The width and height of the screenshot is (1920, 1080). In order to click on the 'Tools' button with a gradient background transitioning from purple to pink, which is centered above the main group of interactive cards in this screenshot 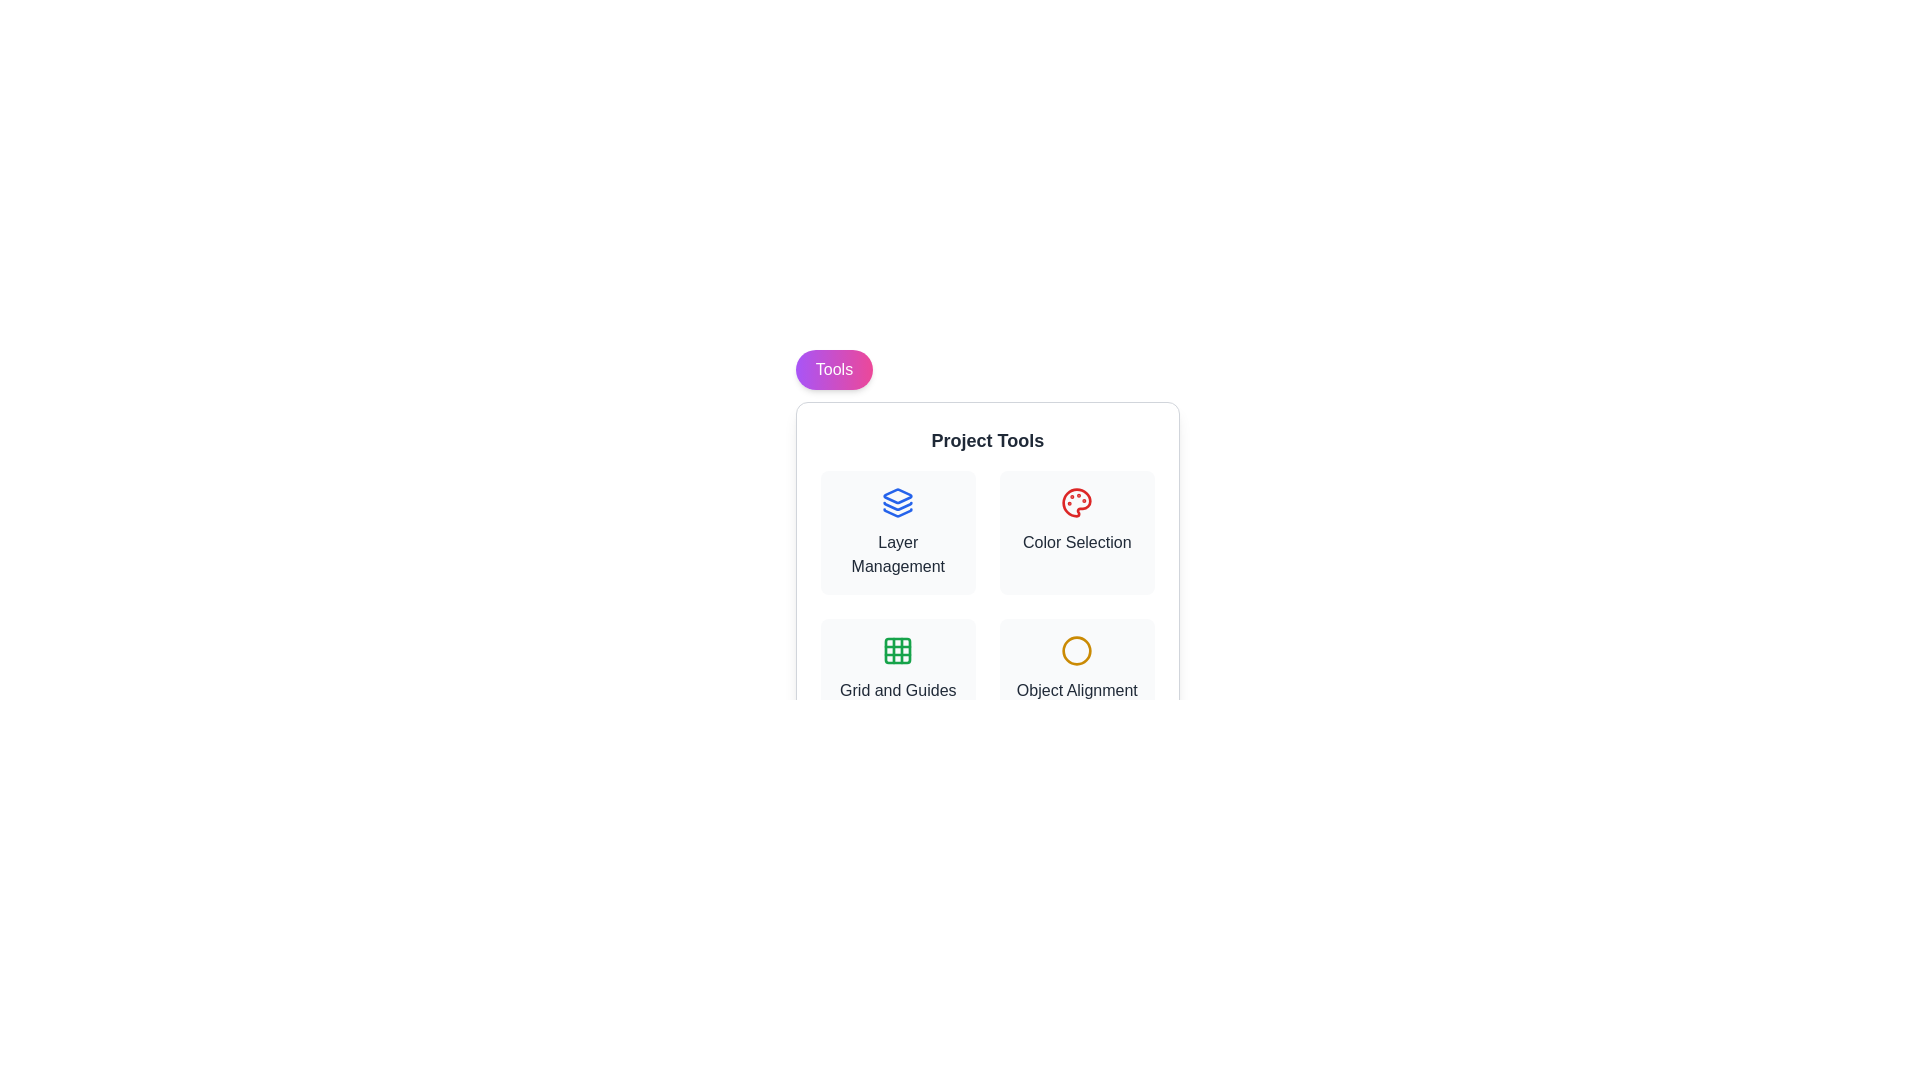, I will do `click(834, 370)`.